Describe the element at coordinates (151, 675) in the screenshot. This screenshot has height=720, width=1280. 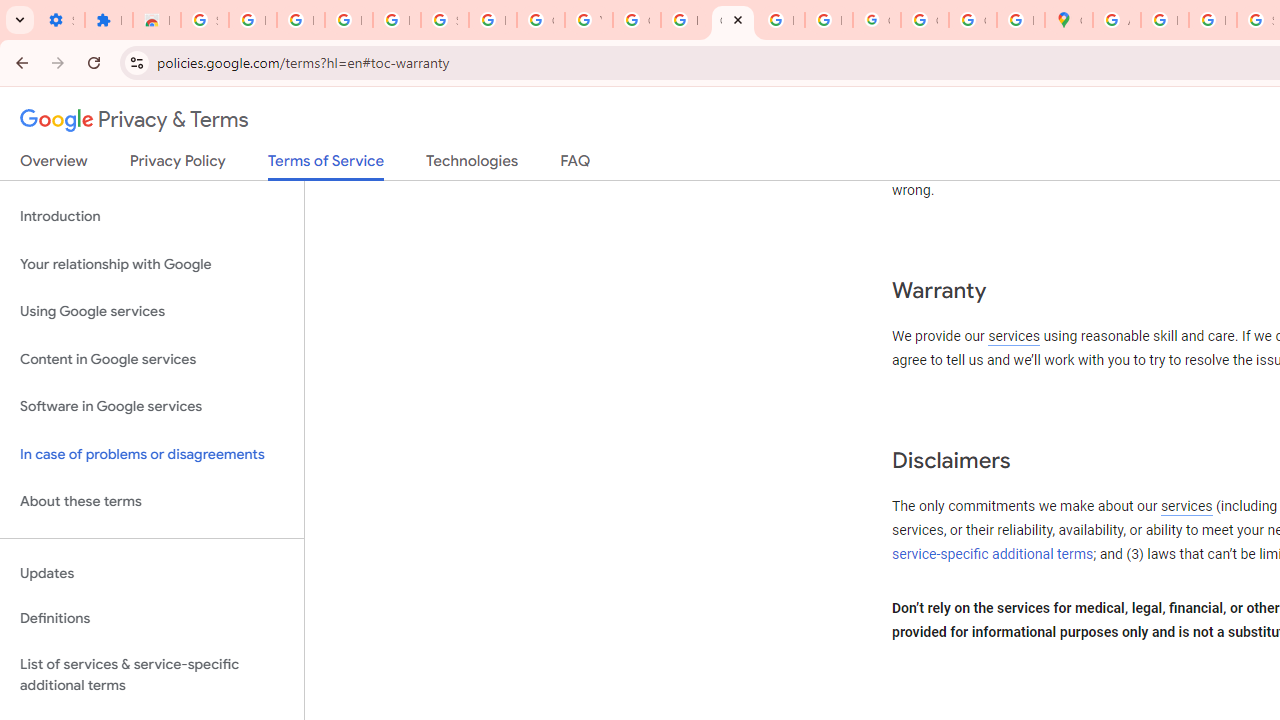
I see `'List of services & service-specific additional terms'` at that location.